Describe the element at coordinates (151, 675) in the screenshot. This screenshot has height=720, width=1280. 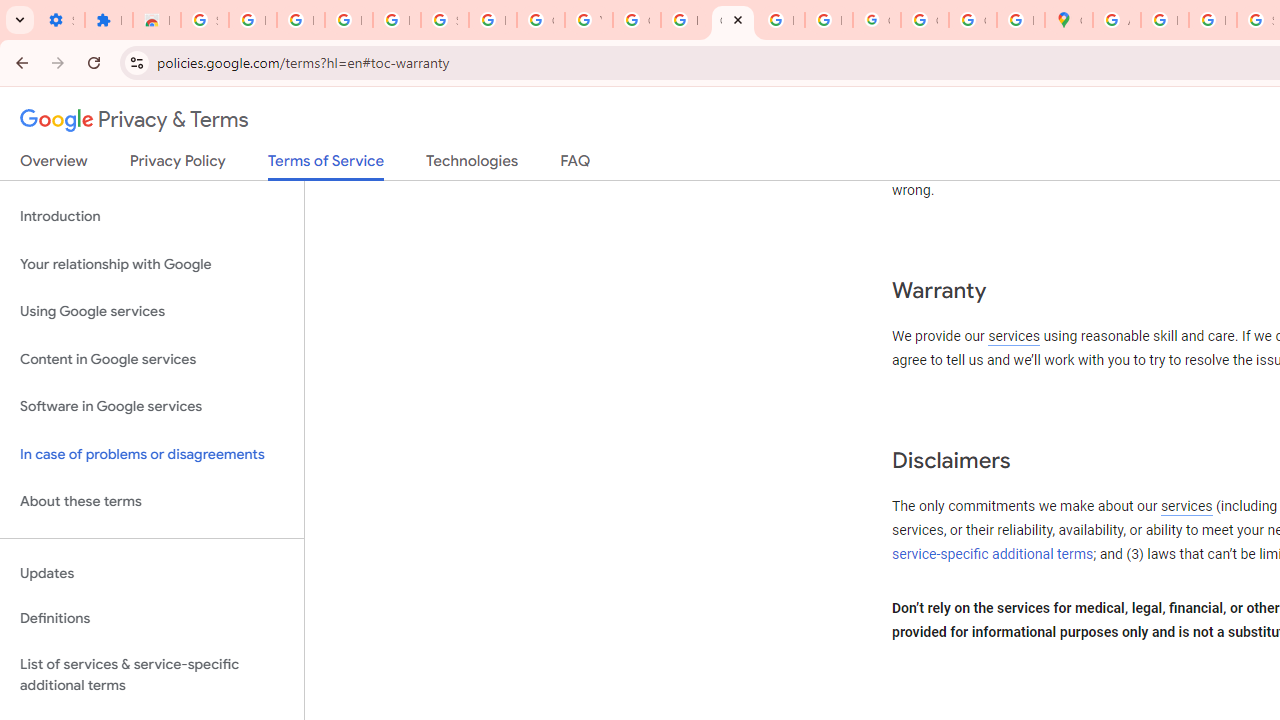
I see `'List of services & service-specific additional terms'` at that location.